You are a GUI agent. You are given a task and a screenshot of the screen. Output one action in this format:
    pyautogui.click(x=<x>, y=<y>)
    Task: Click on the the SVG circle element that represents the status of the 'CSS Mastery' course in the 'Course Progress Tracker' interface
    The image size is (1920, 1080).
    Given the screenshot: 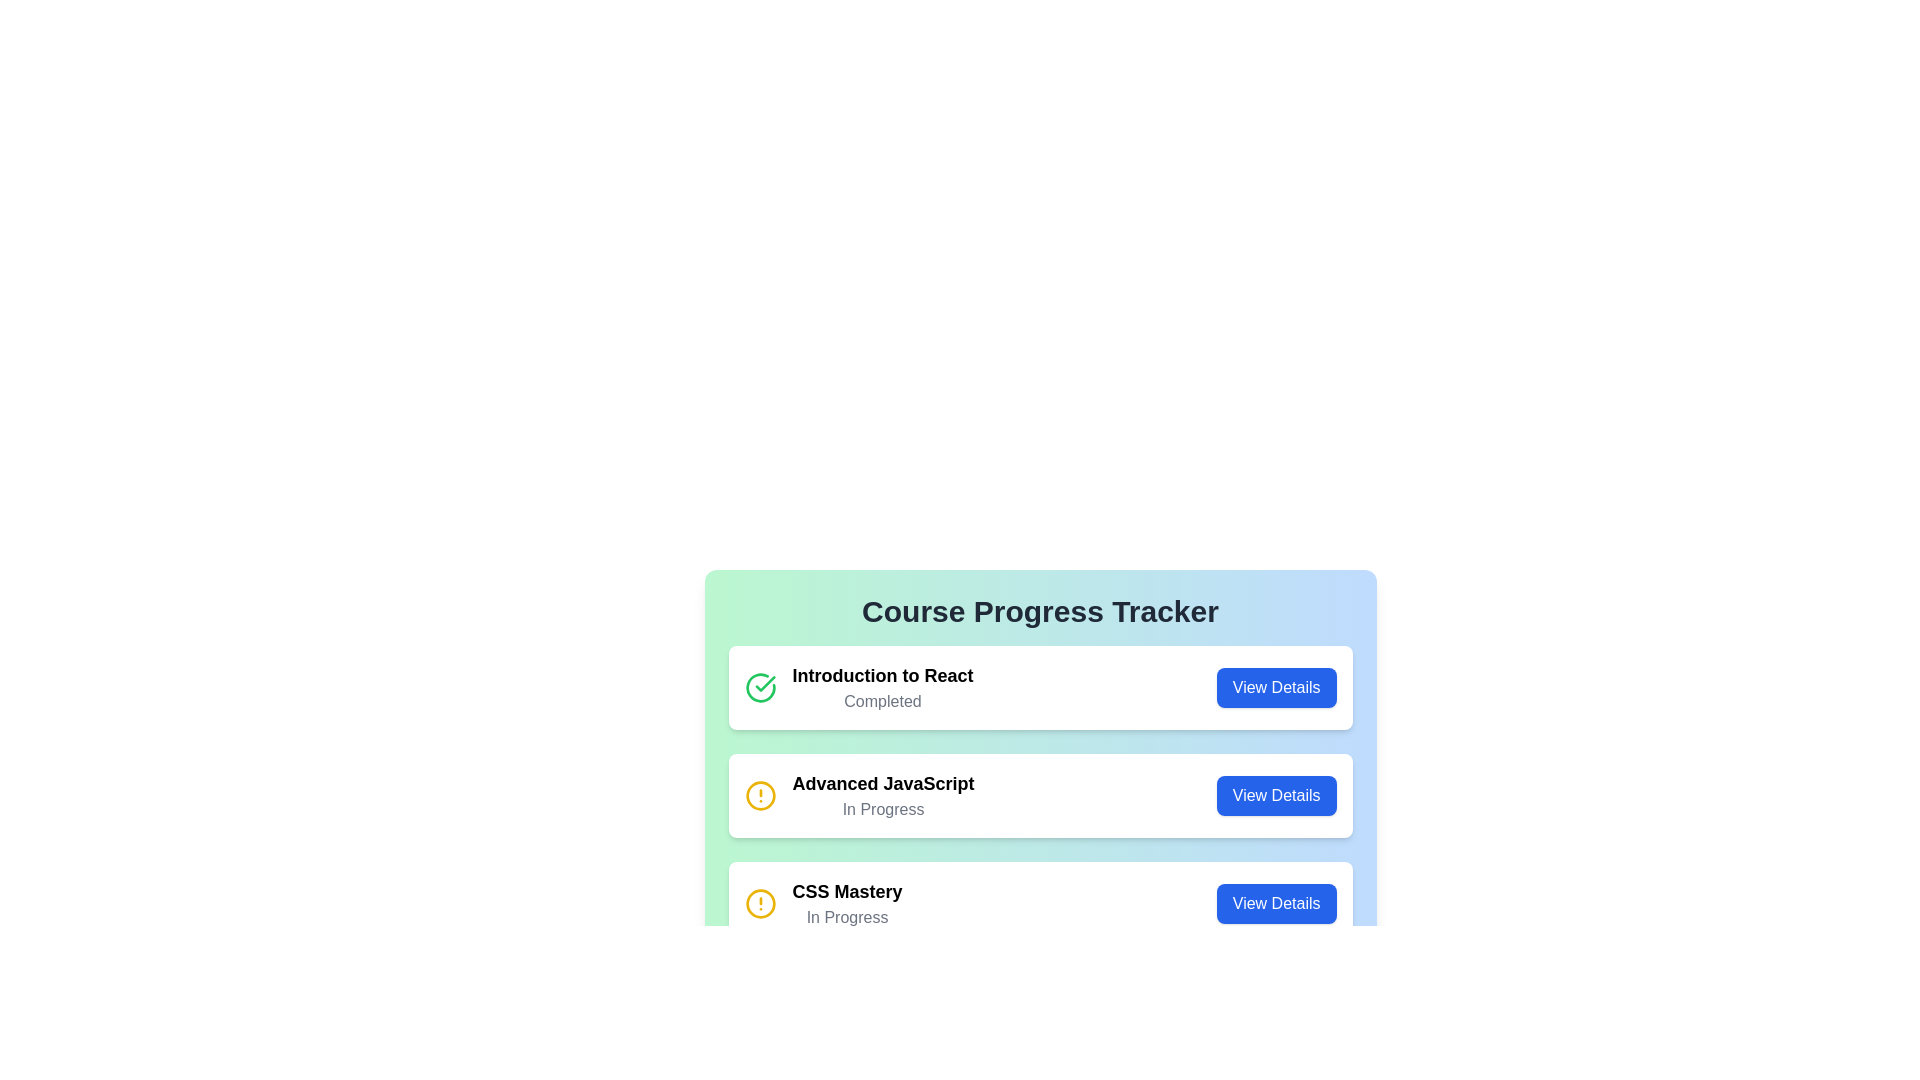 What is the action you would take?
    pyautogui.click(x=759, y=903)
    